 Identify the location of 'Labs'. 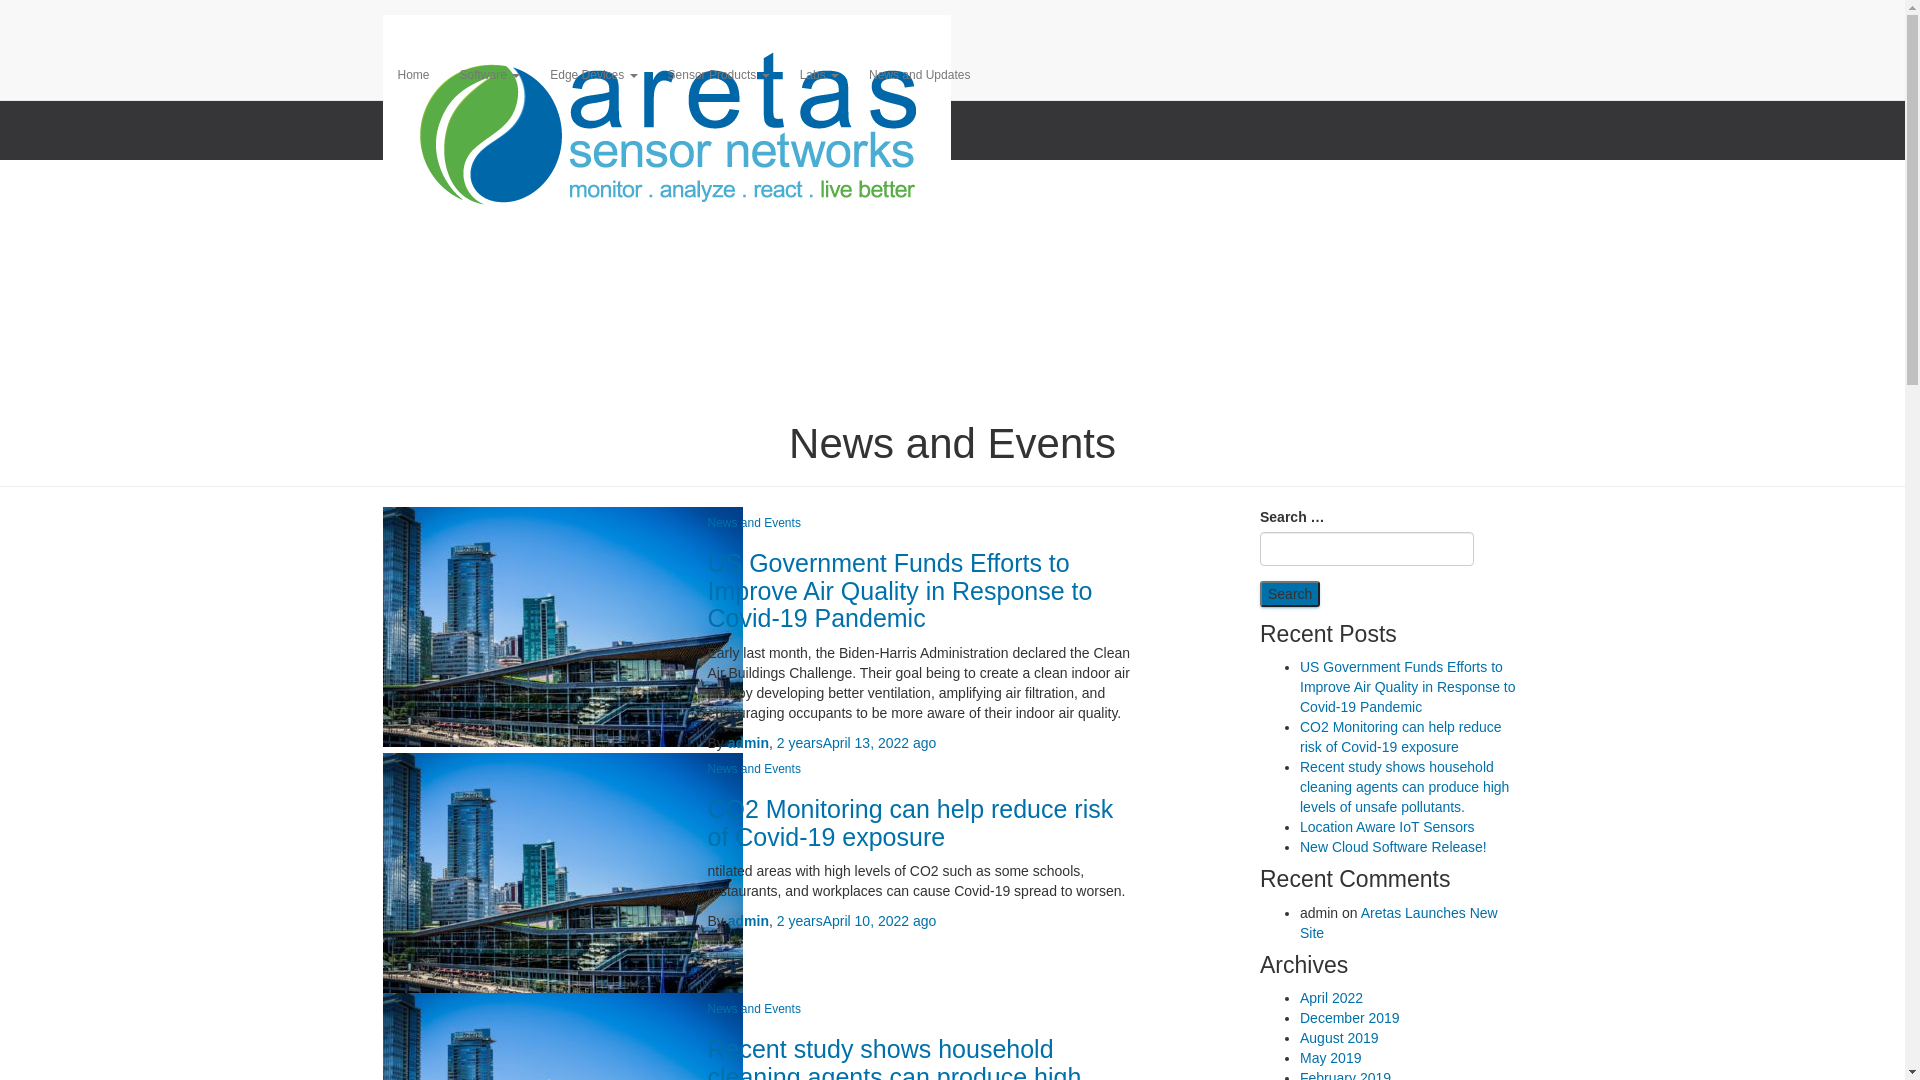
(819, 73).